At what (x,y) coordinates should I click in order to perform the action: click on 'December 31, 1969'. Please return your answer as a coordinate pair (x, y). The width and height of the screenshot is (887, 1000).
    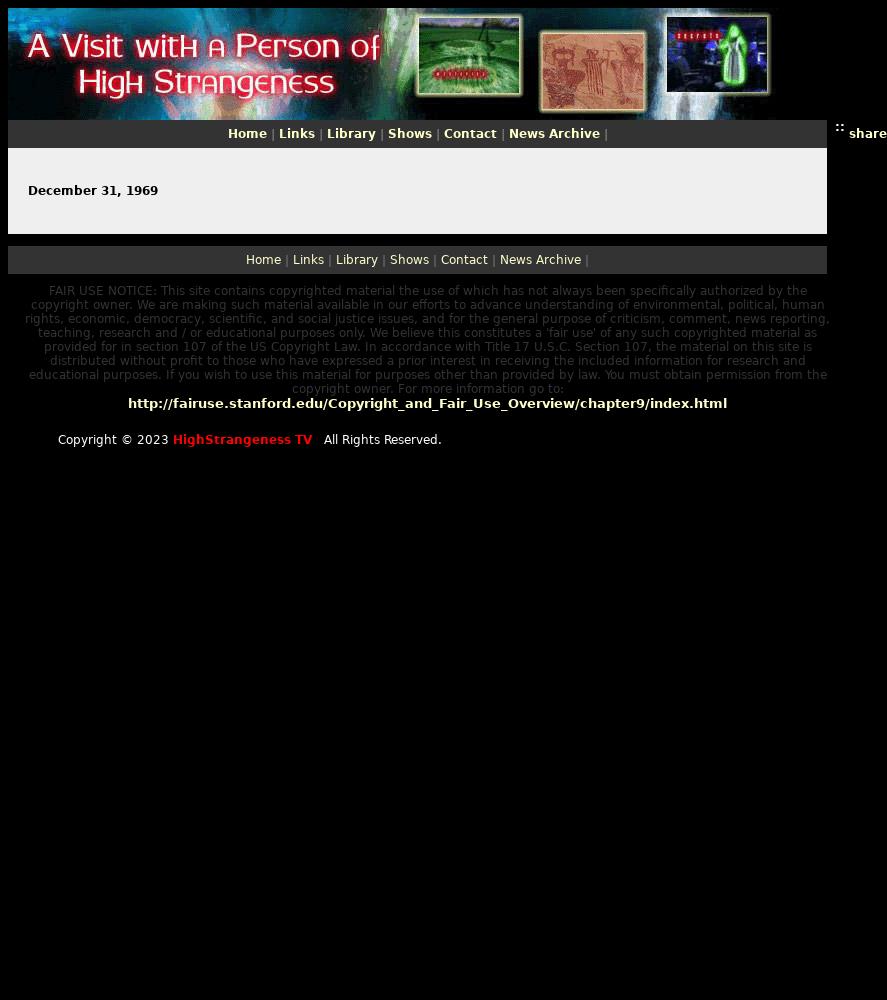
    Looking at the image, I should click on (28, 189).